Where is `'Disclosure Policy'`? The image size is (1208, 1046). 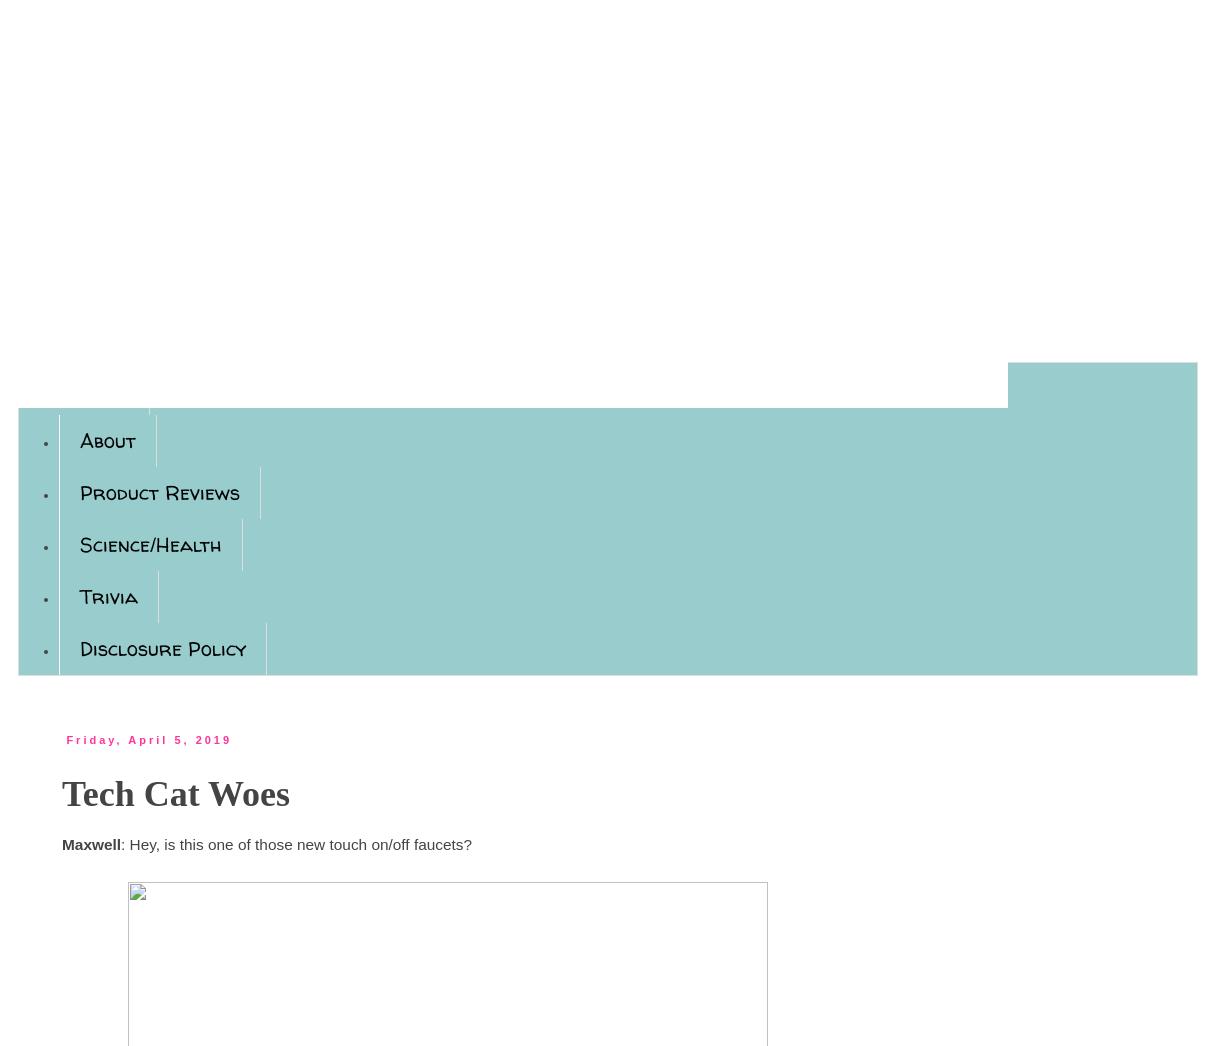
'Disclosure Policy' is located at coordinates (78, 647).